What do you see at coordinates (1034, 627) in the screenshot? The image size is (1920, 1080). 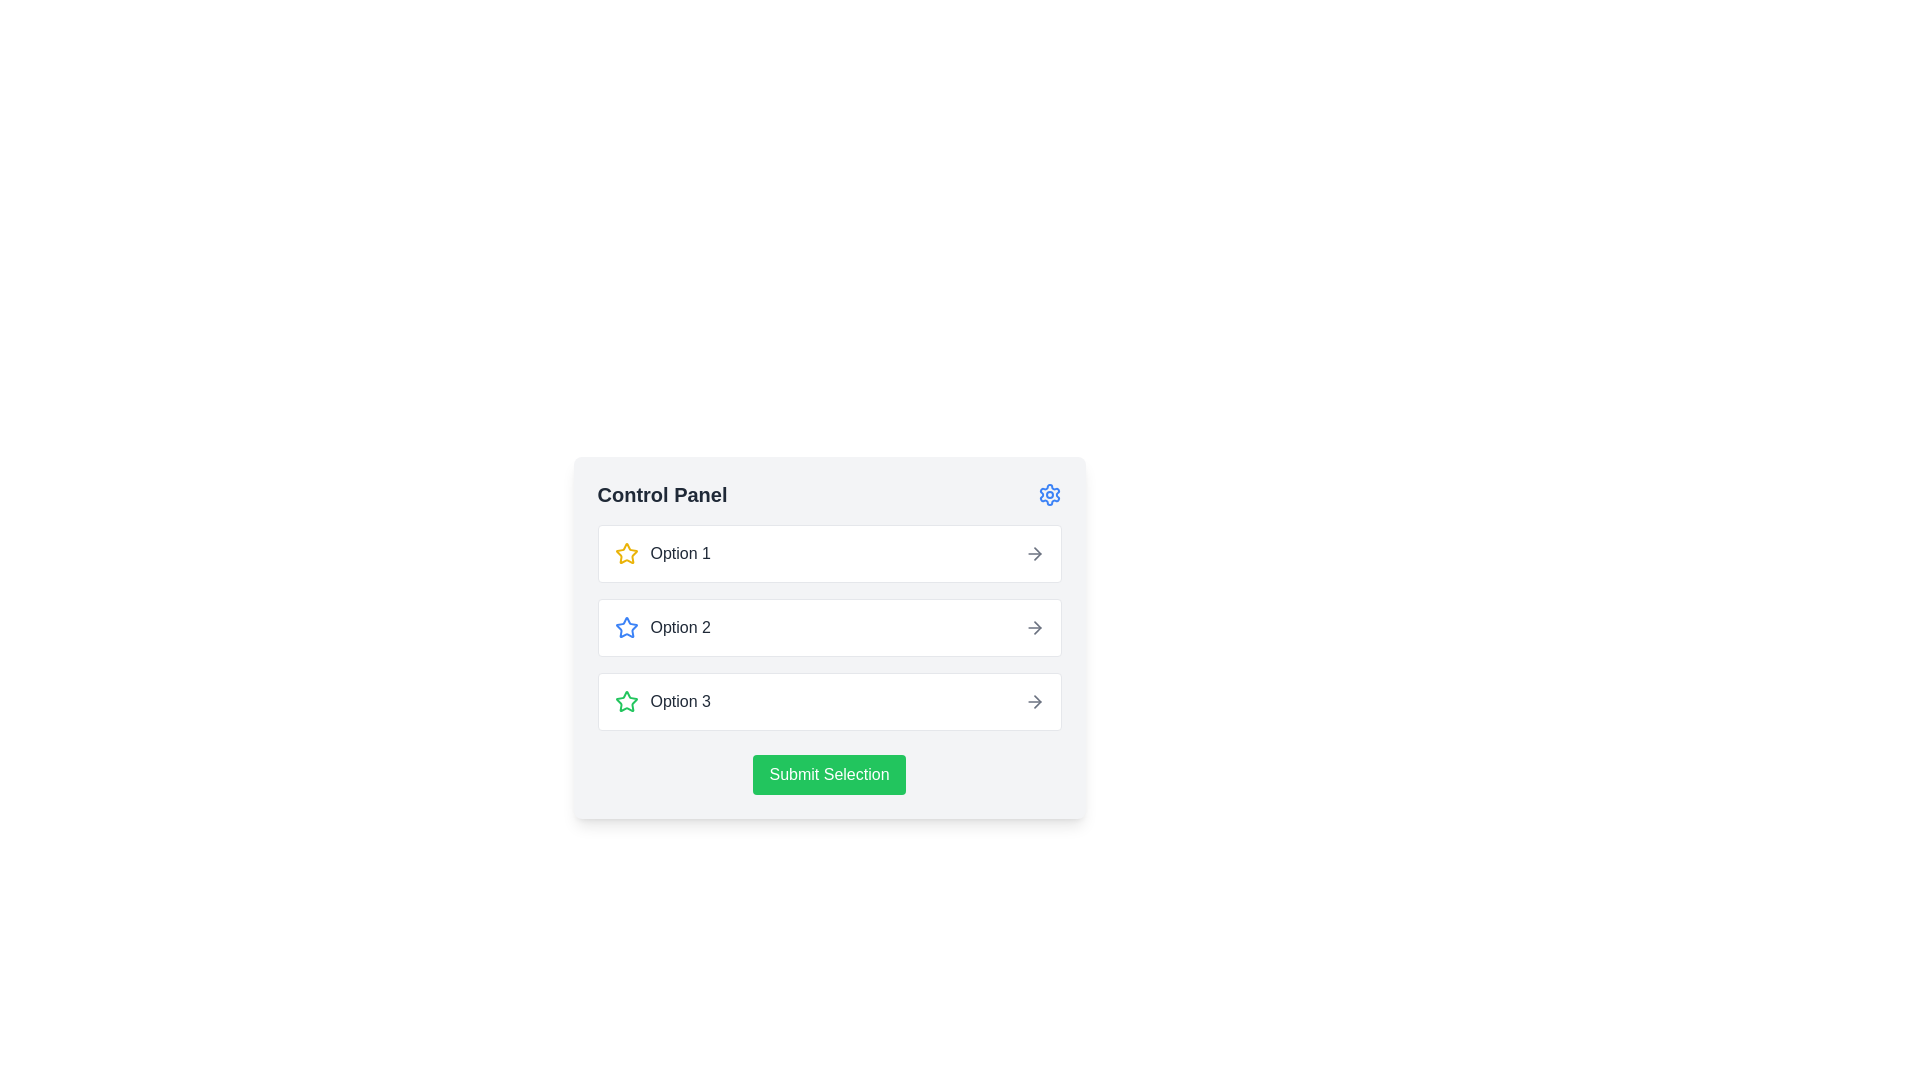 I see `the right-facing arrow icon button located within the 'Option 2' section` at bounding box center [1034, 627].